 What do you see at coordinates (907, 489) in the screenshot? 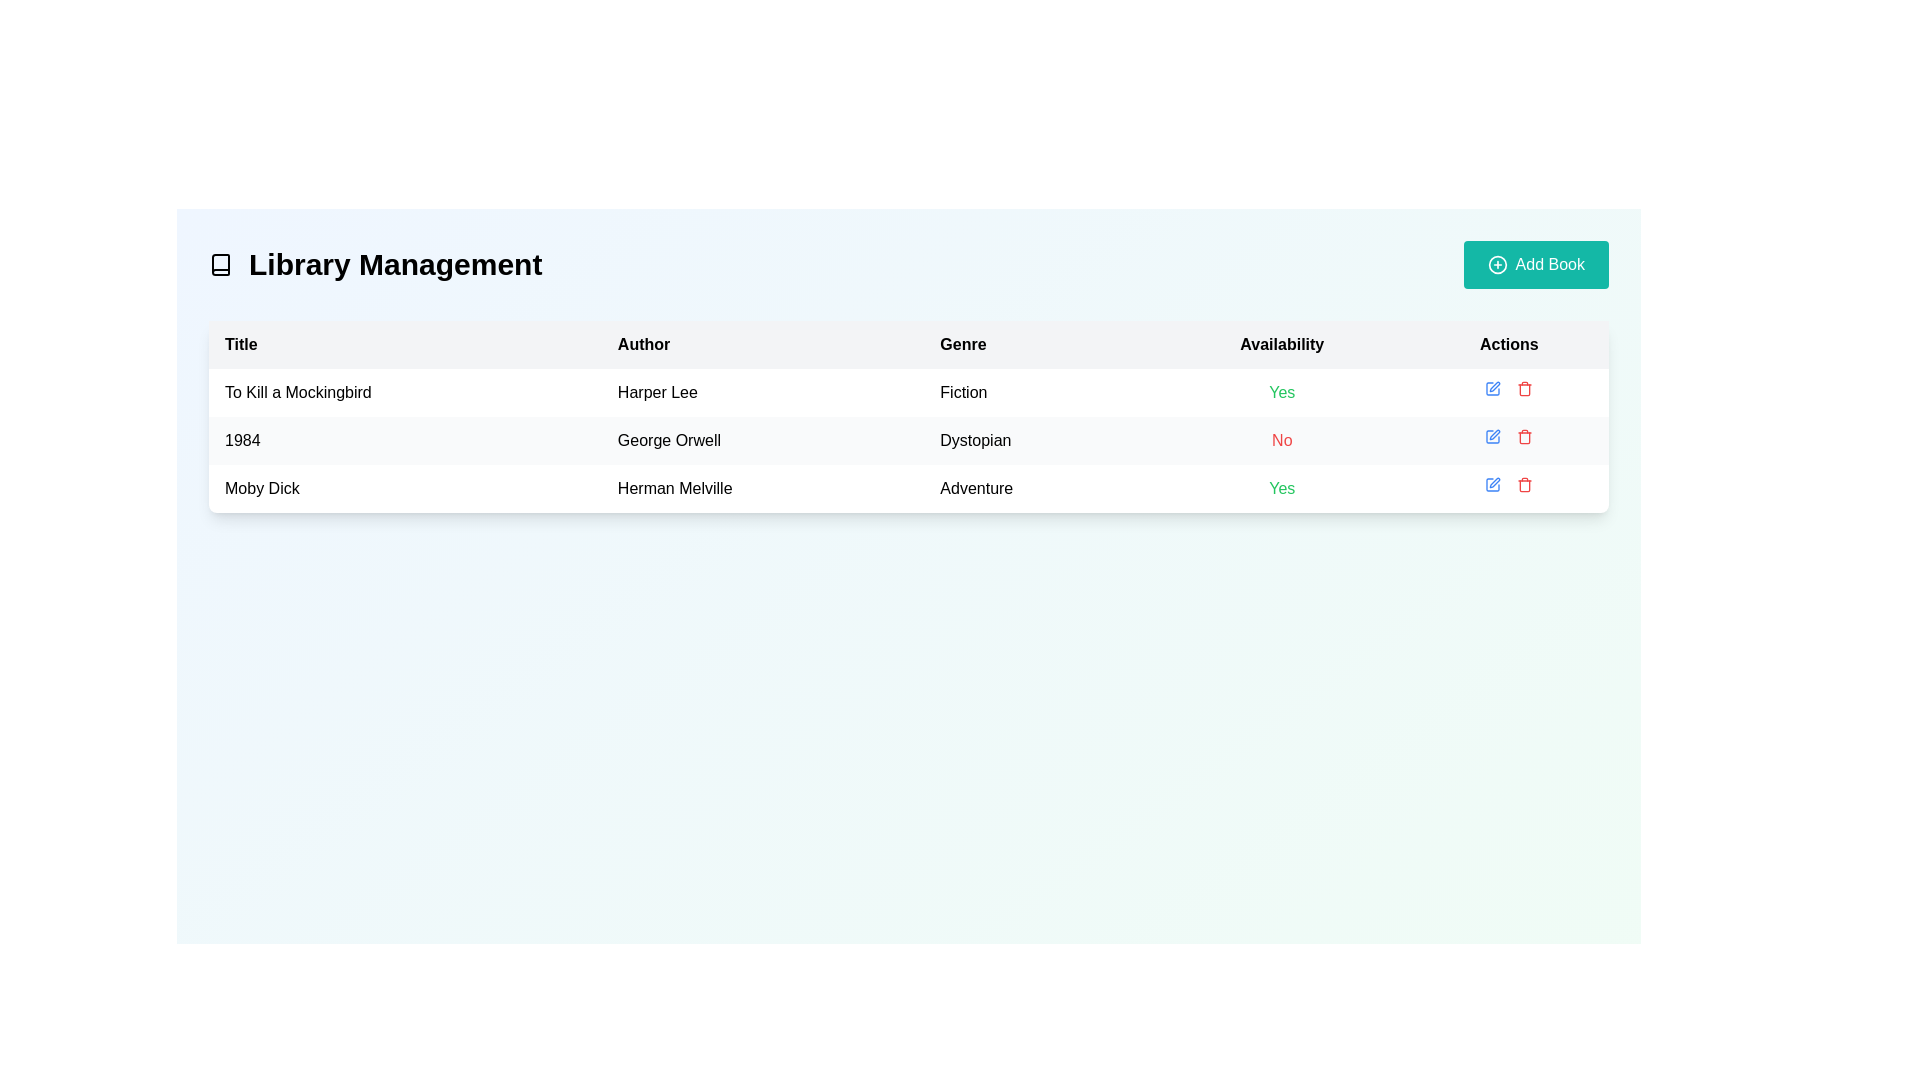
I see `the table row displaying information about the book 'Moby Dick' by 'Herman Melville'` at bounding box center [907, 489].